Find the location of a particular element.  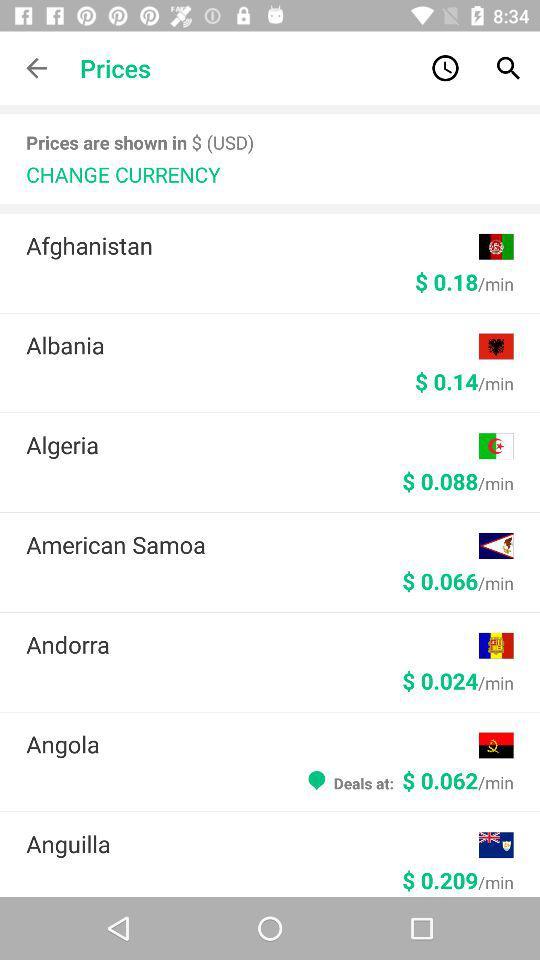

item below angola item is located at coordinates (408, 779).